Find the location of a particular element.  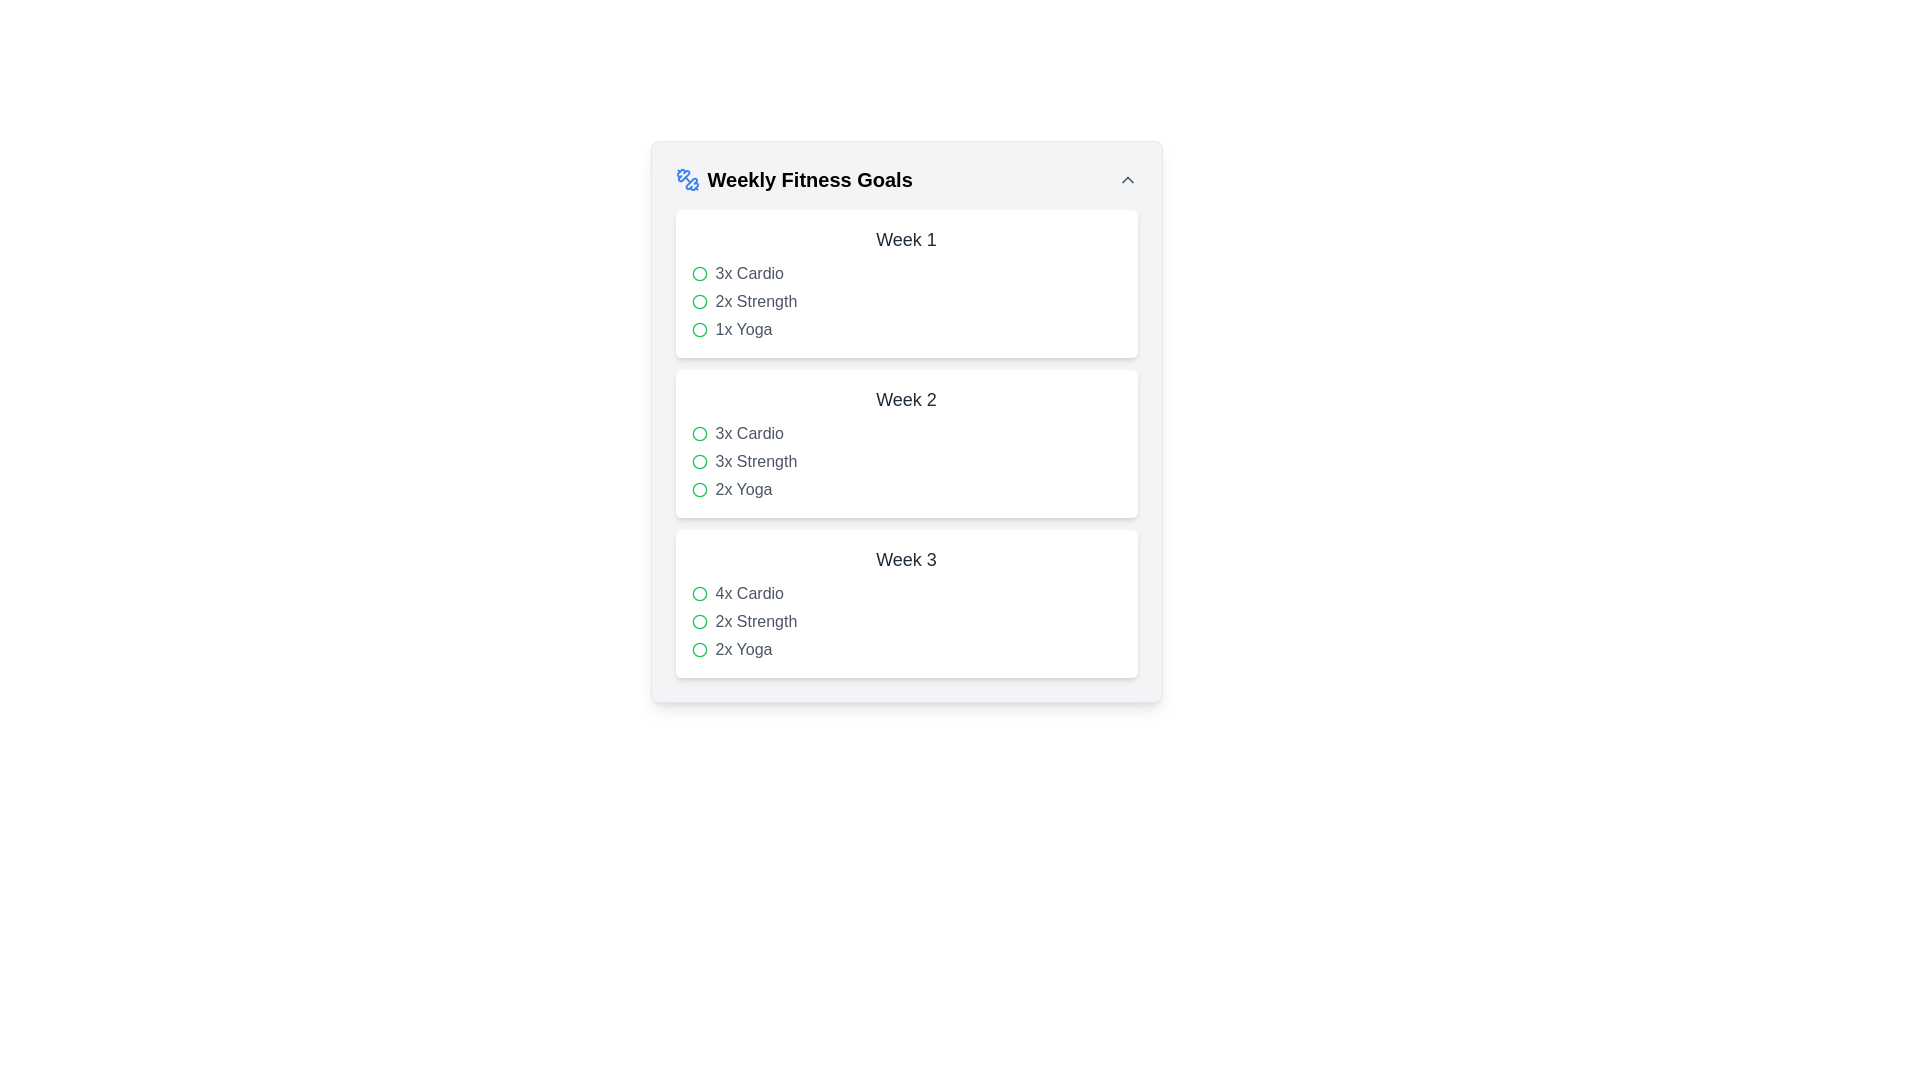

the icon representing the completion status of the '3x Strength' goal for Week 2, which is positioned to the left of the text '3x Strength' is located at coordinates (699, 462).